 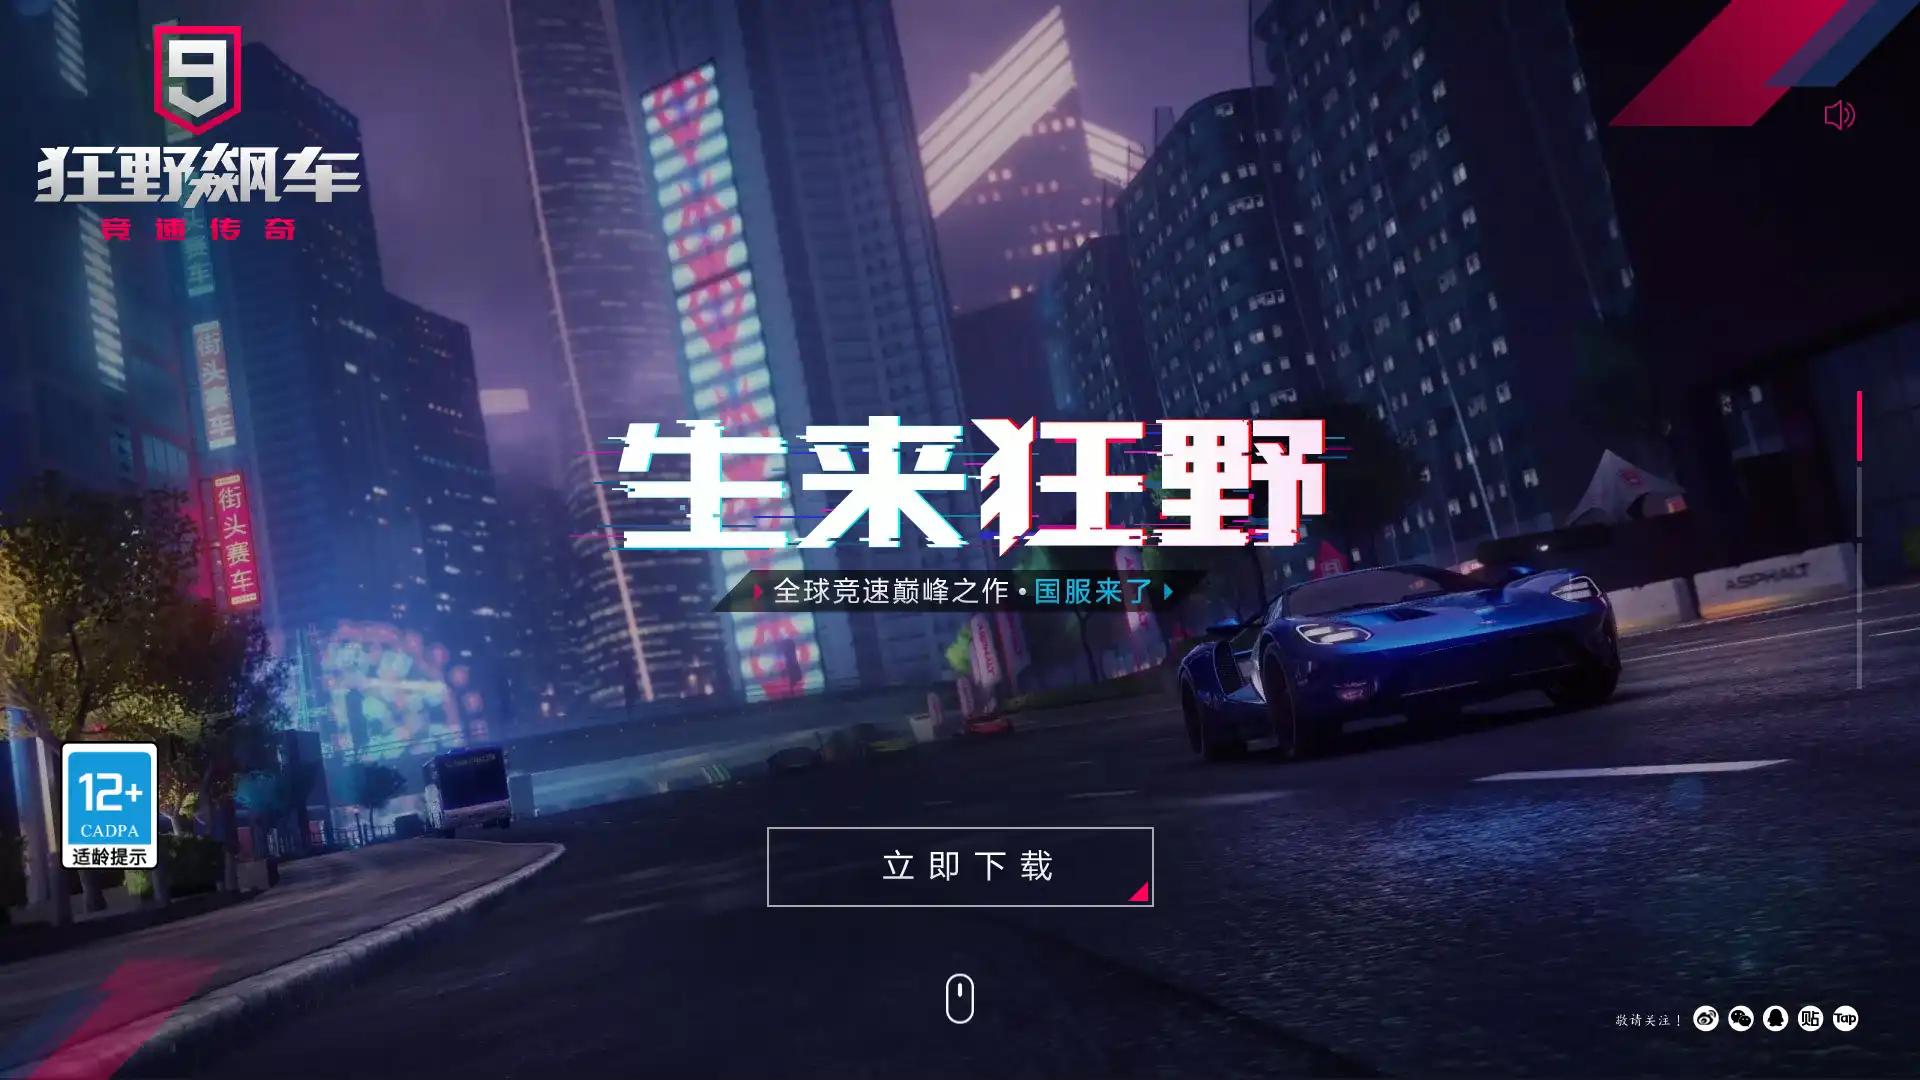 I want to click on Go to slide 1, so click(x=1858, y=424).